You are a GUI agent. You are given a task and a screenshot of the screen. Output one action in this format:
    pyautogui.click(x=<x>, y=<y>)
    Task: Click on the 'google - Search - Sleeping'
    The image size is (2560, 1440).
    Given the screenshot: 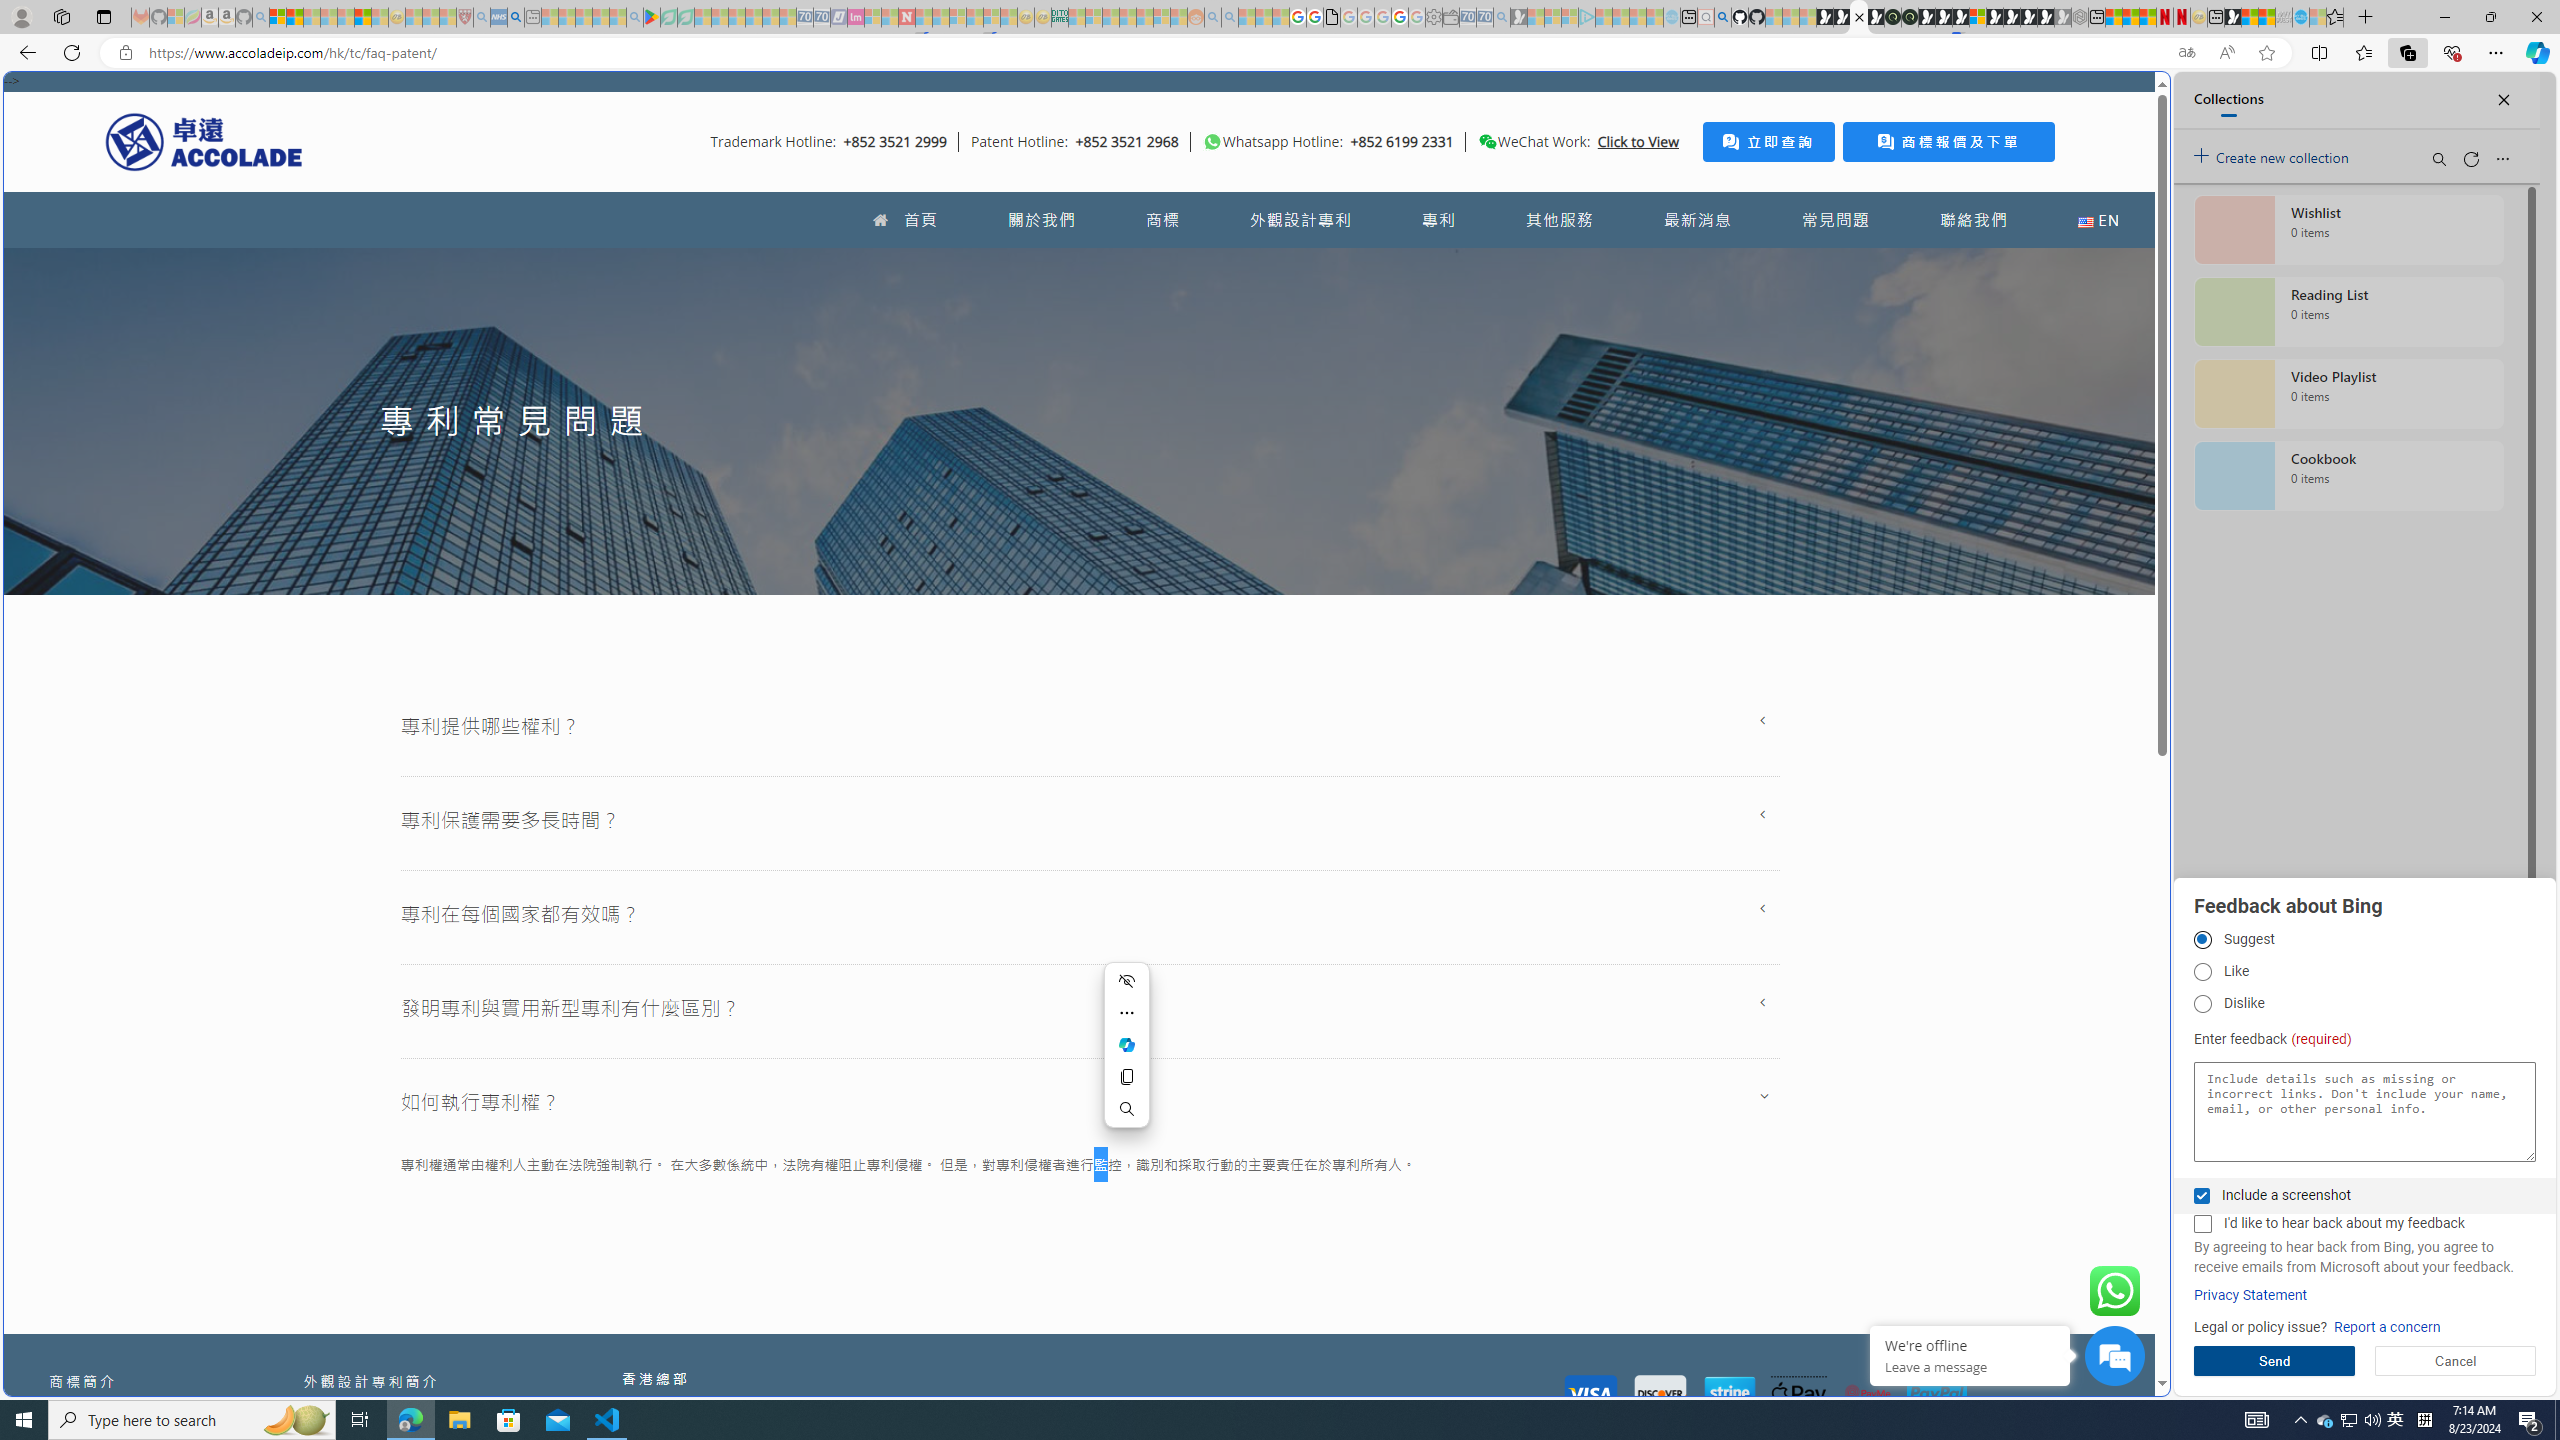 What is the action you would take?
    pyautogui.click(x=633, y=16)
    